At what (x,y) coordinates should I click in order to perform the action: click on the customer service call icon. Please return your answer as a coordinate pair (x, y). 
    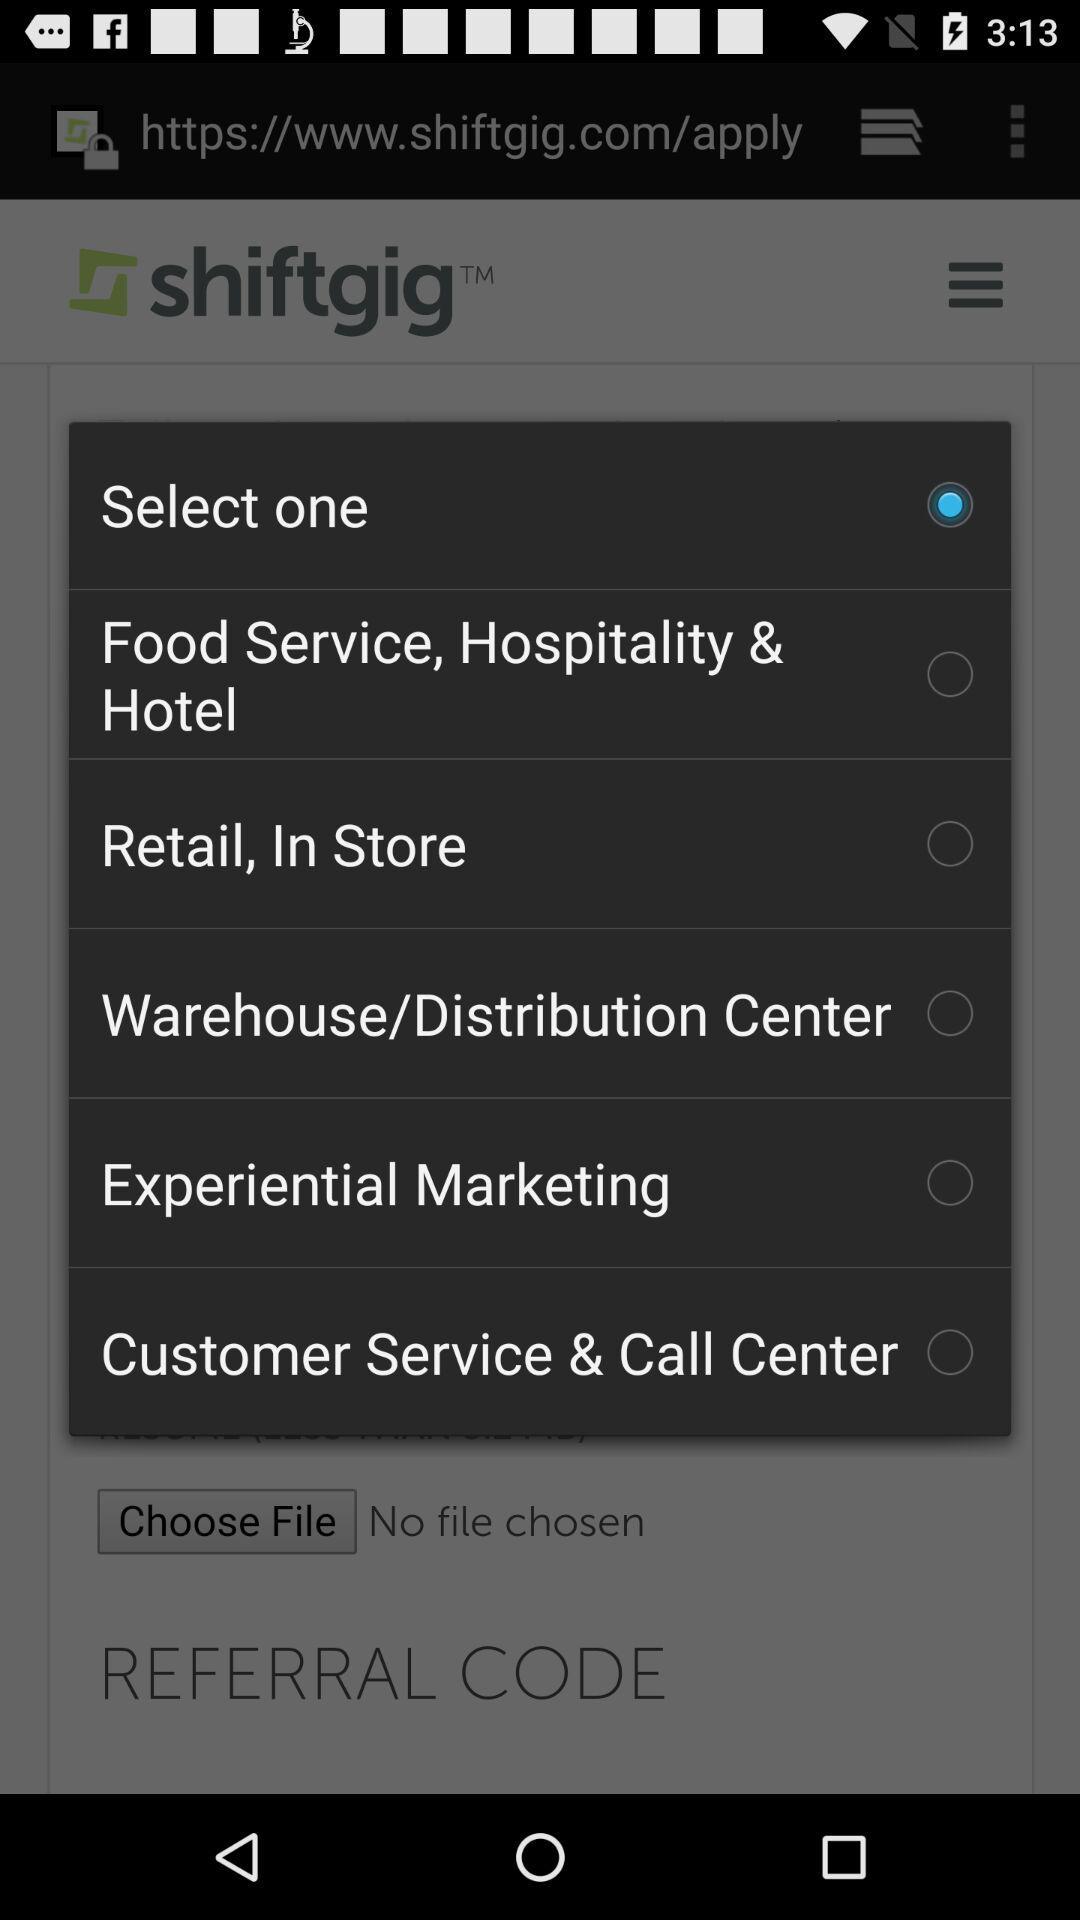
    Looking at the image, I should click on (540, 1352).